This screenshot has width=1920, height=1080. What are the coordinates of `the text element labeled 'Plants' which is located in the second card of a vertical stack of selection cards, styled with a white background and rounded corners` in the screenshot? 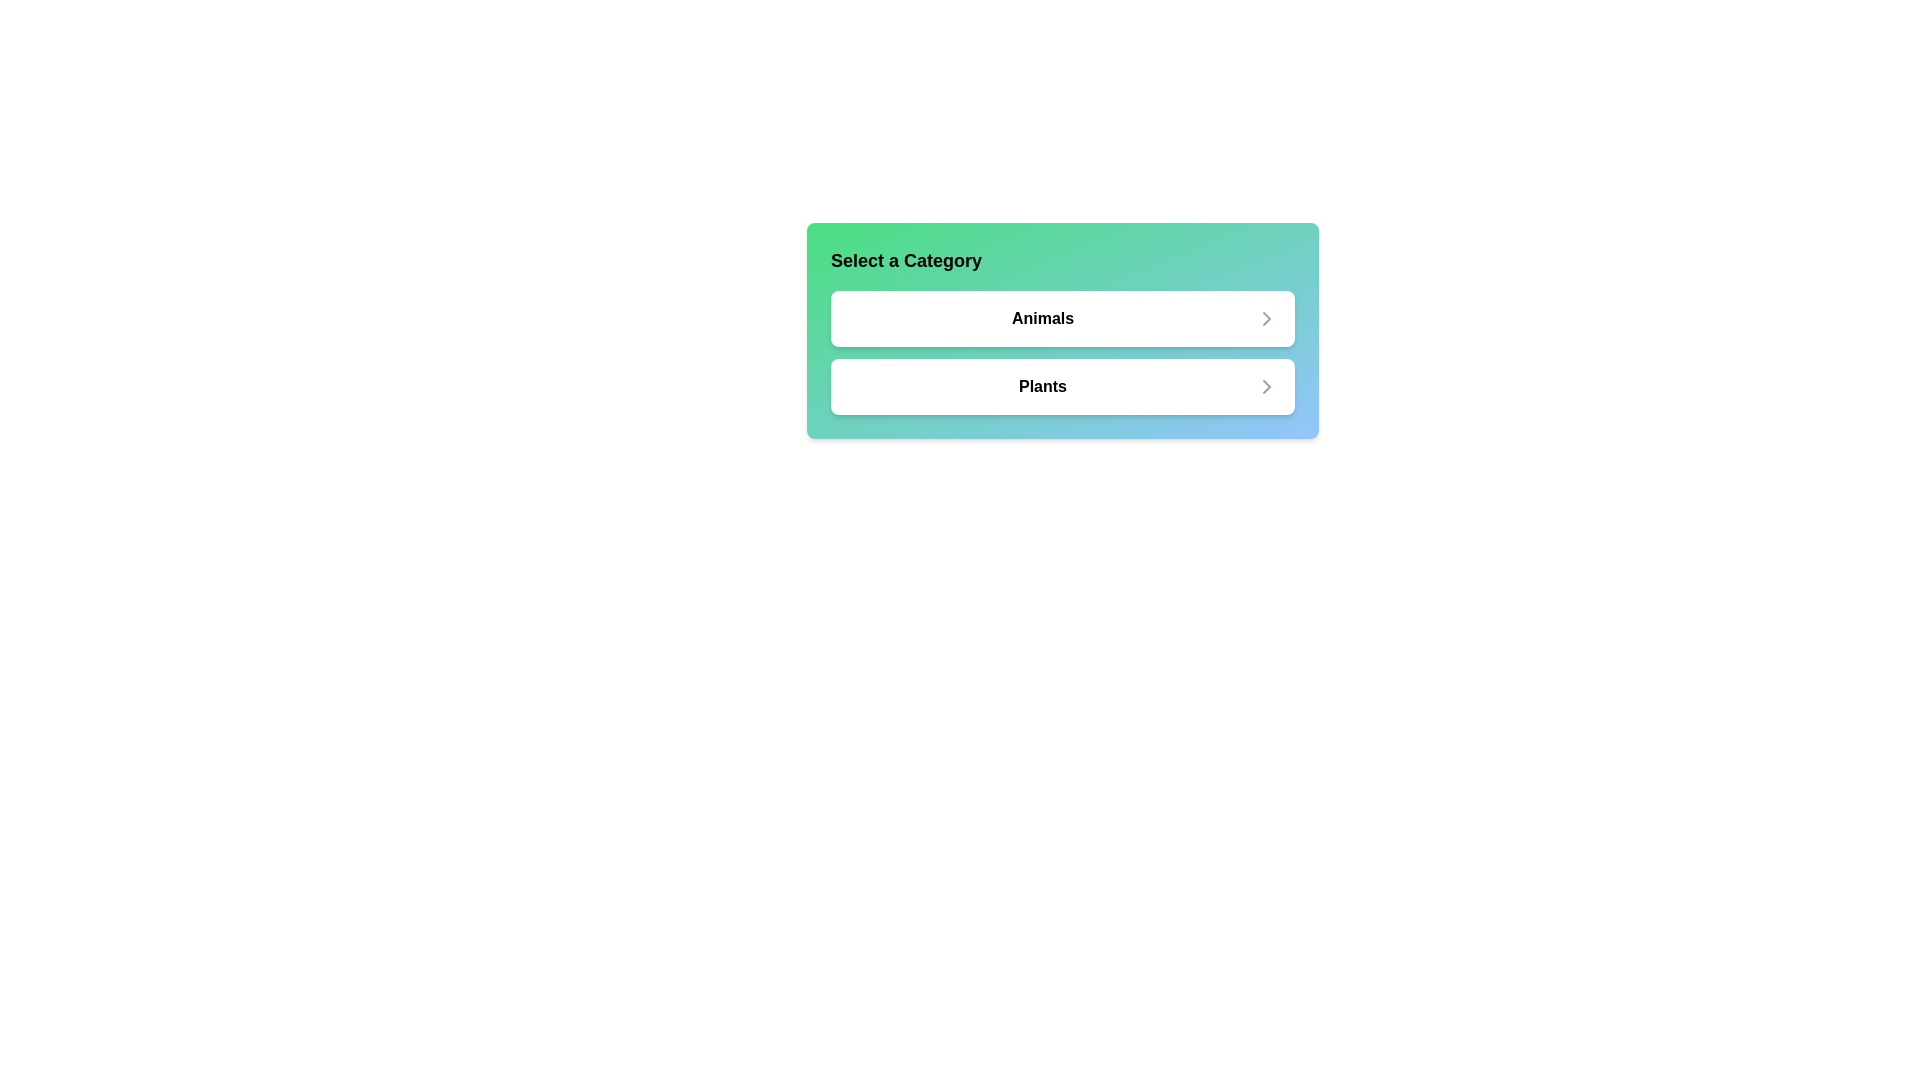 It's located at (1041, 386).